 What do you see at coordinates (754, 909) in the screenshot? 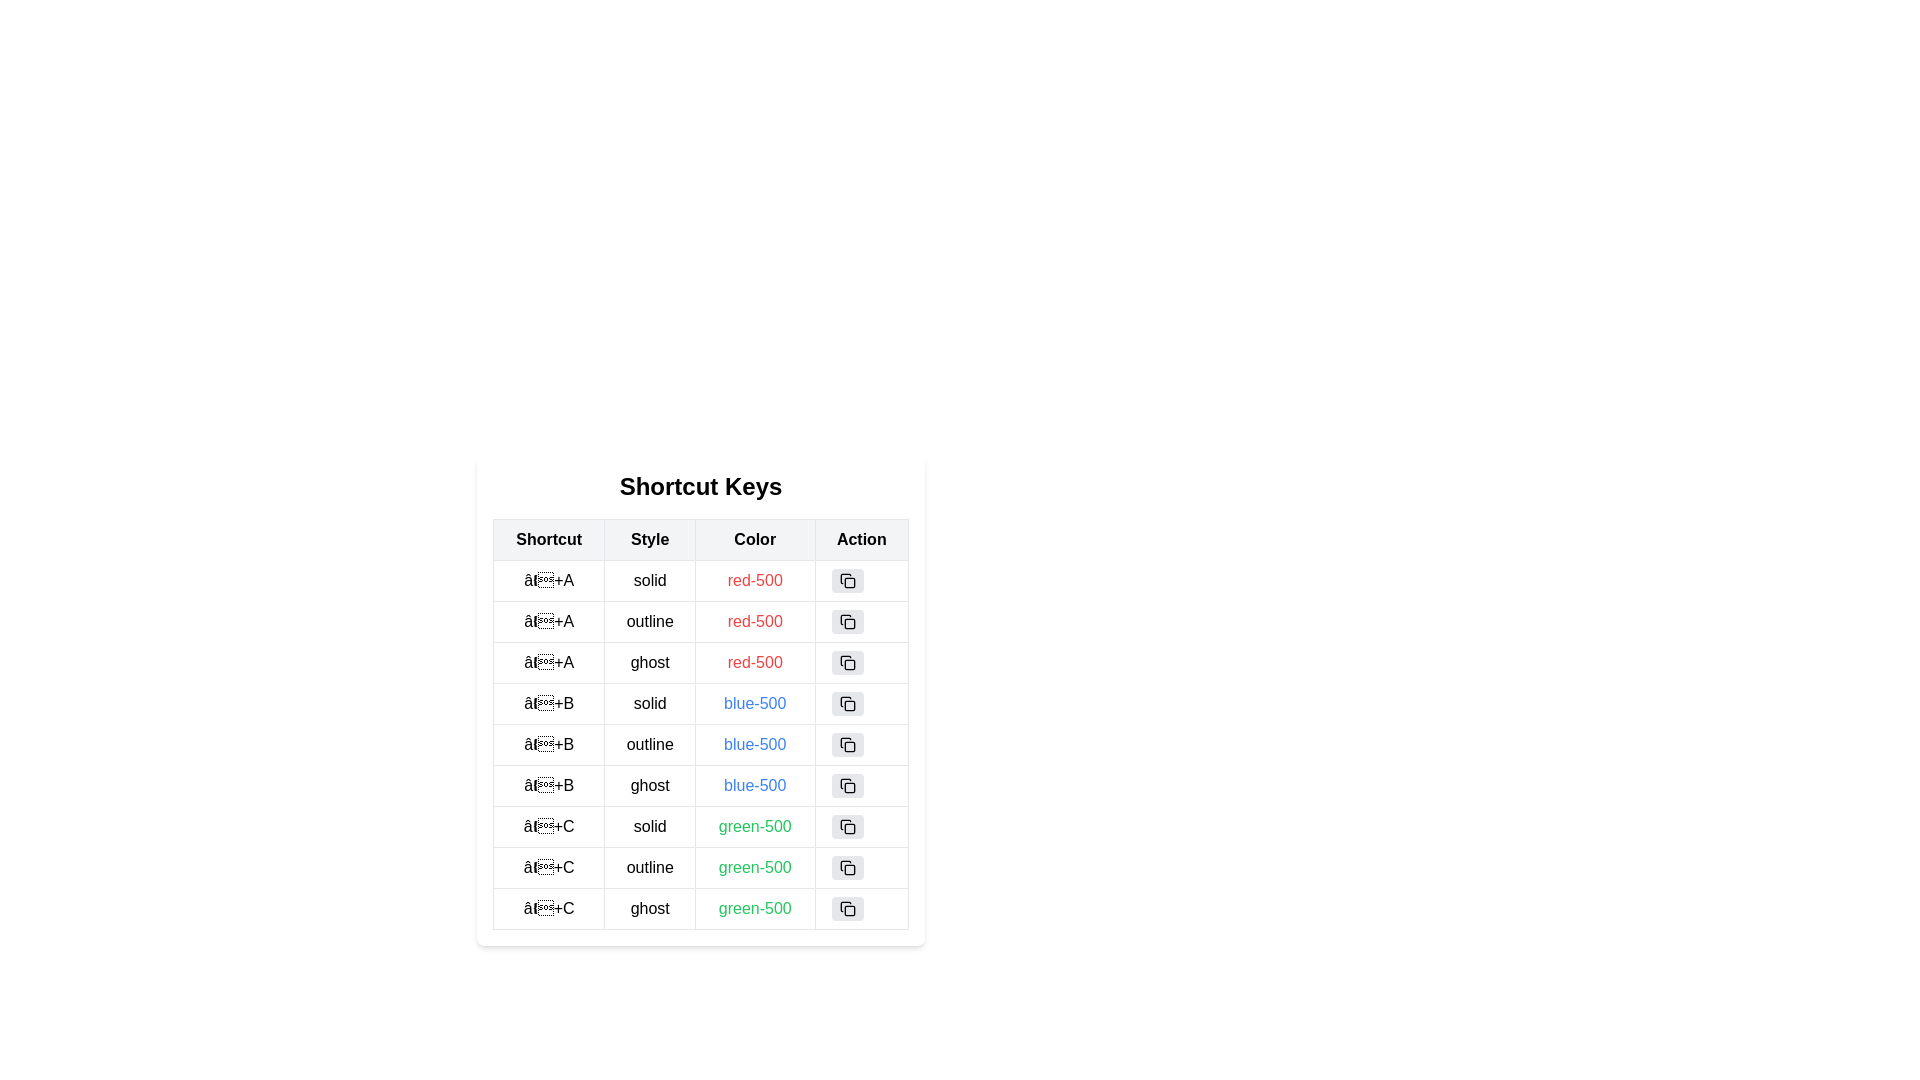
I see `text from the color label in the last row of the table under the 'Color' column, which conveys the styling option 'green-500'` at bounding box center [754, 909].